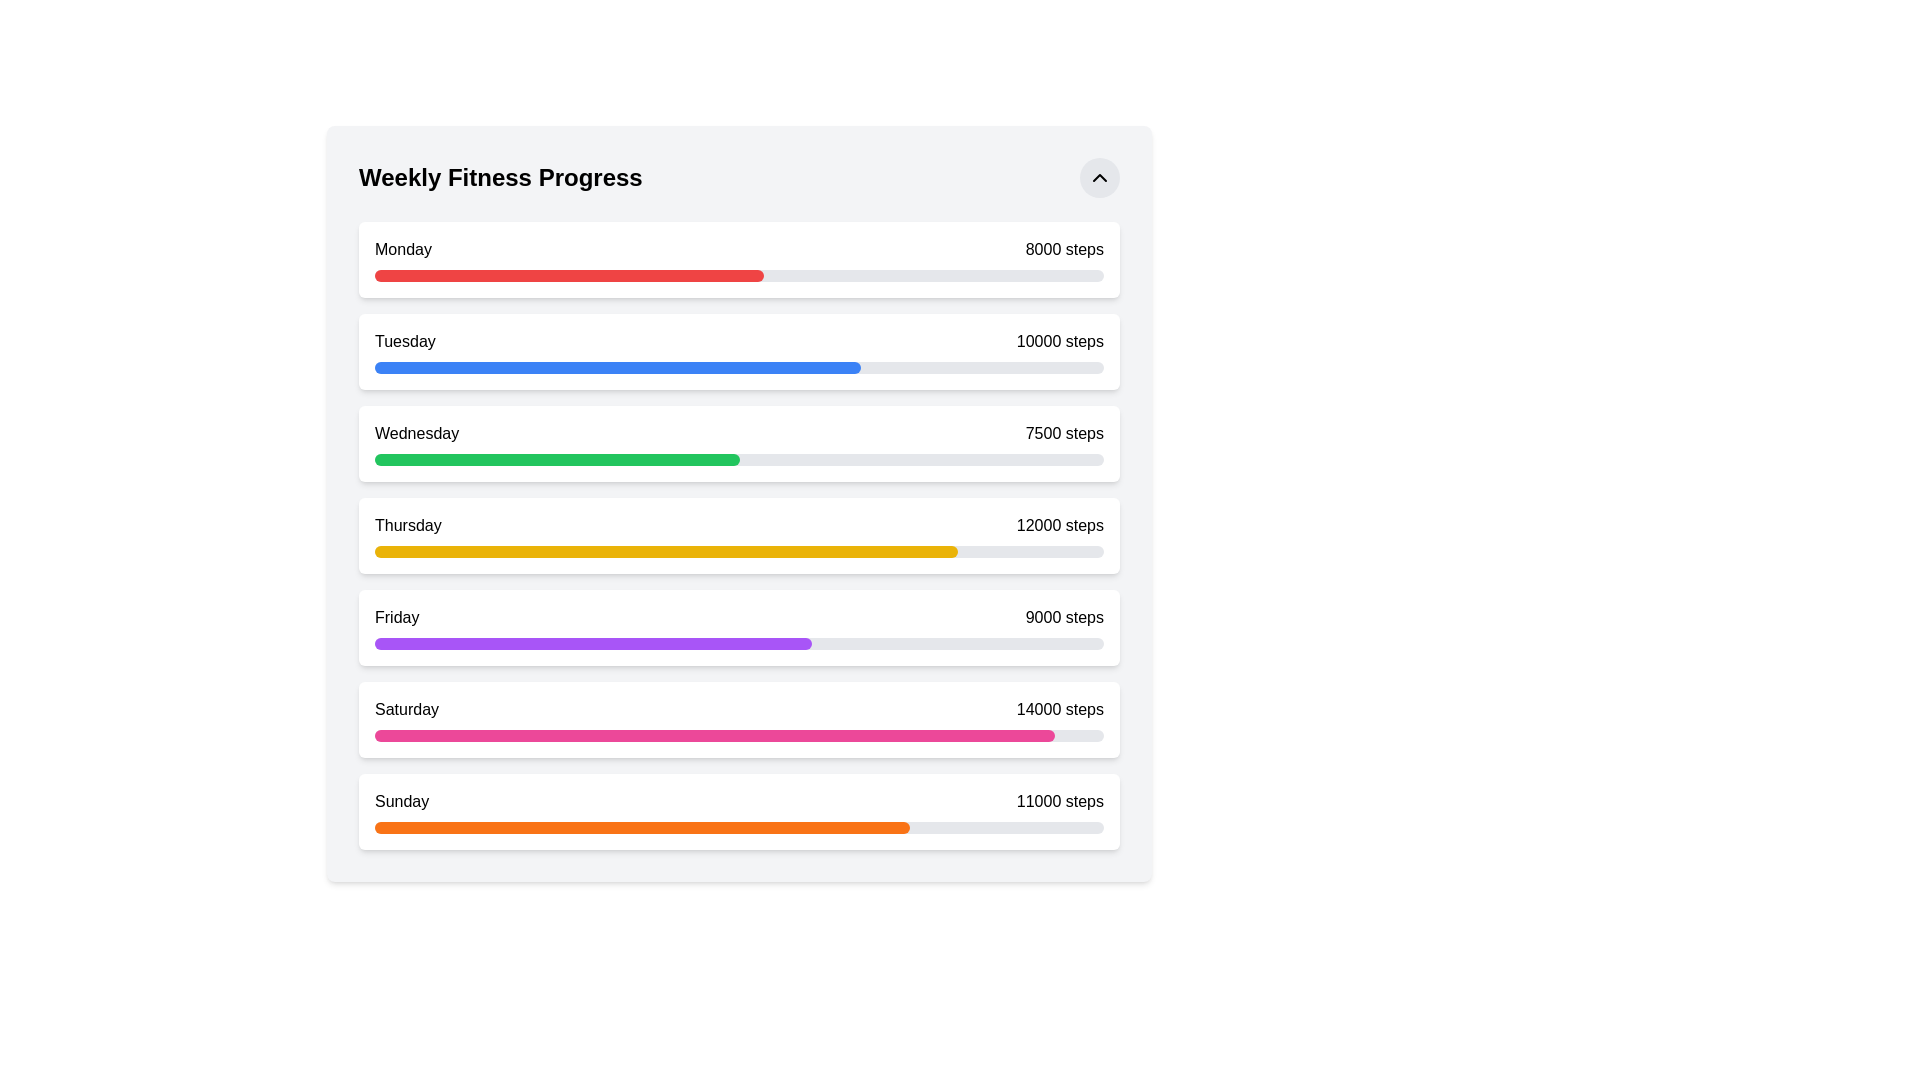 The width and height of the screenshot is (1920, 1080). I want to click on the progress bar component displaying 'Tuesday' and '10000 steps' to select it, so click(738, 350).